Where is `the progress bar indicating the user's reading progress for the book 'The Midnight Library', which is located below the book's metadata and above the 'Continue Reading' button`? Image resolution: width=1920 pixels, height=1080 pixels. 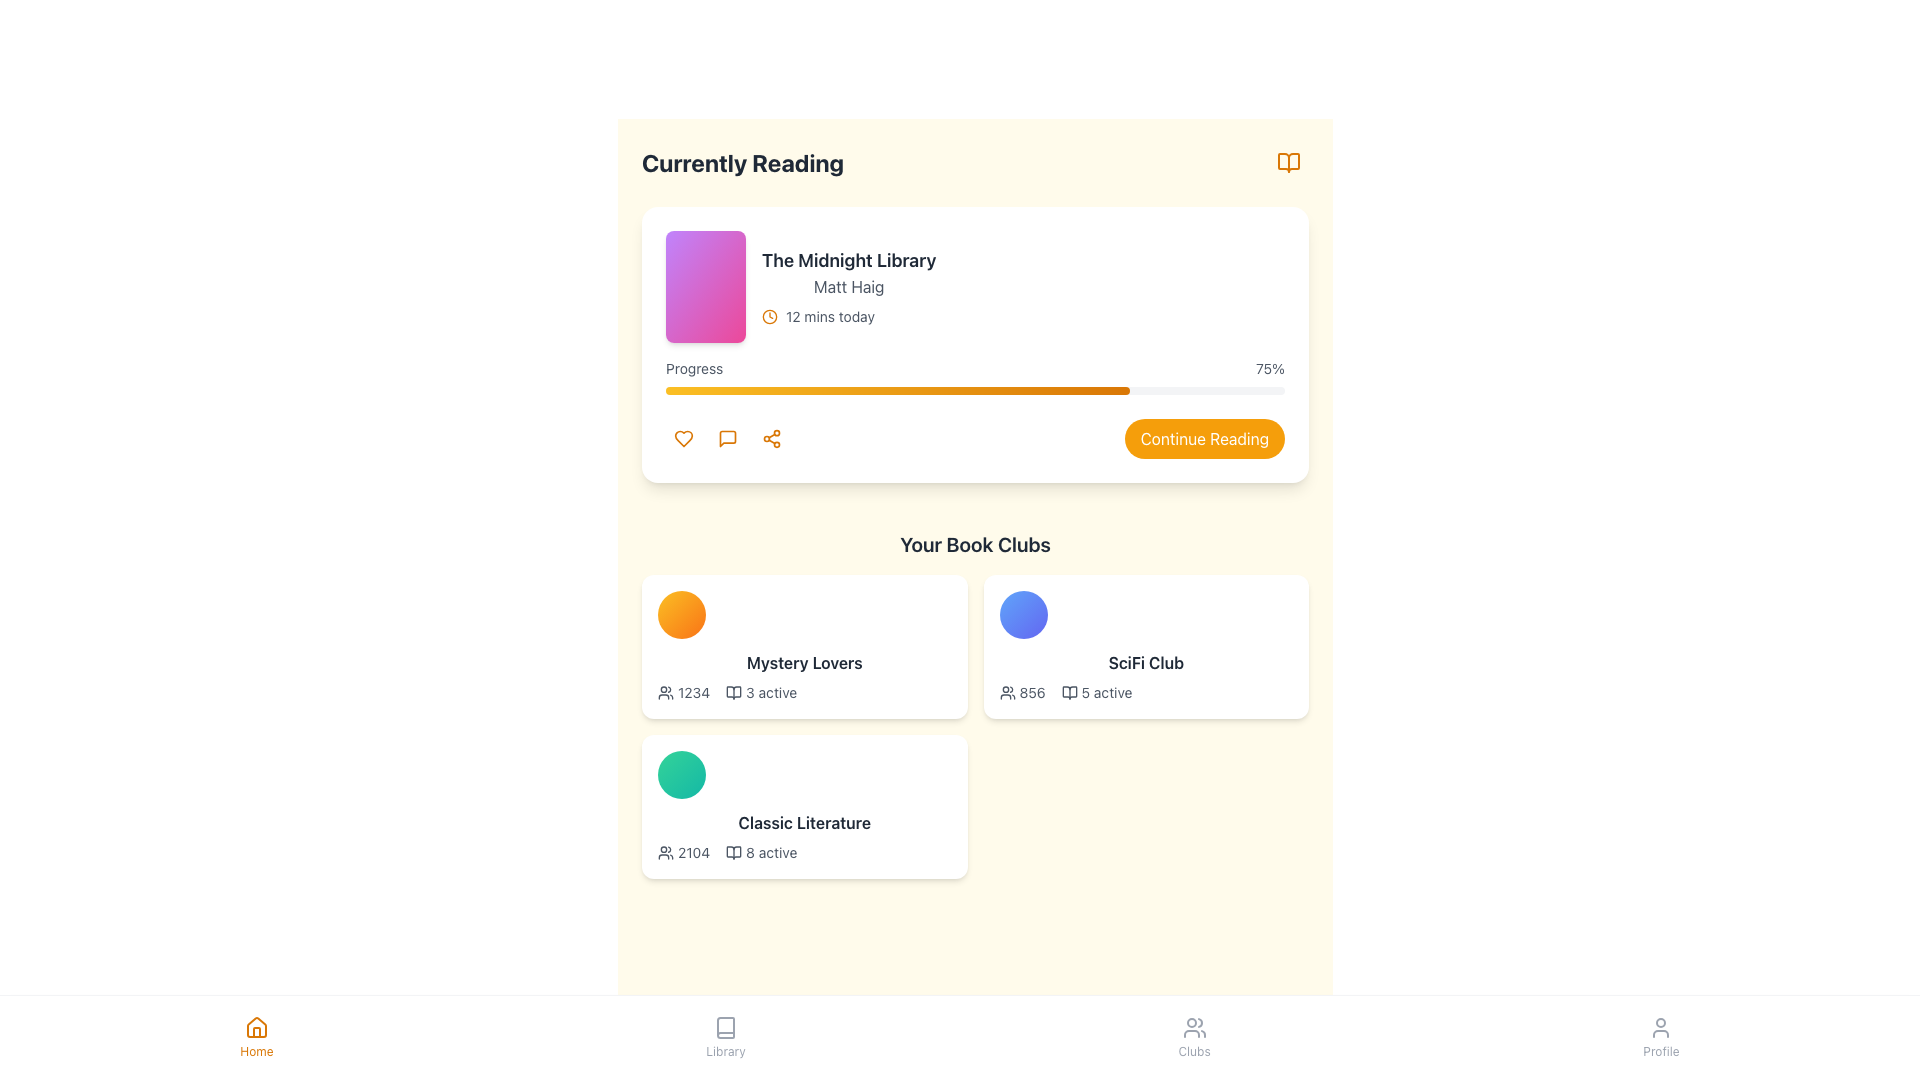
the progress bar indicating the user's reading progress for the book 'The Midnight Library', which is located below the book's metadata and above the 'Continue Reading' button is located at coordinates (975, 377).